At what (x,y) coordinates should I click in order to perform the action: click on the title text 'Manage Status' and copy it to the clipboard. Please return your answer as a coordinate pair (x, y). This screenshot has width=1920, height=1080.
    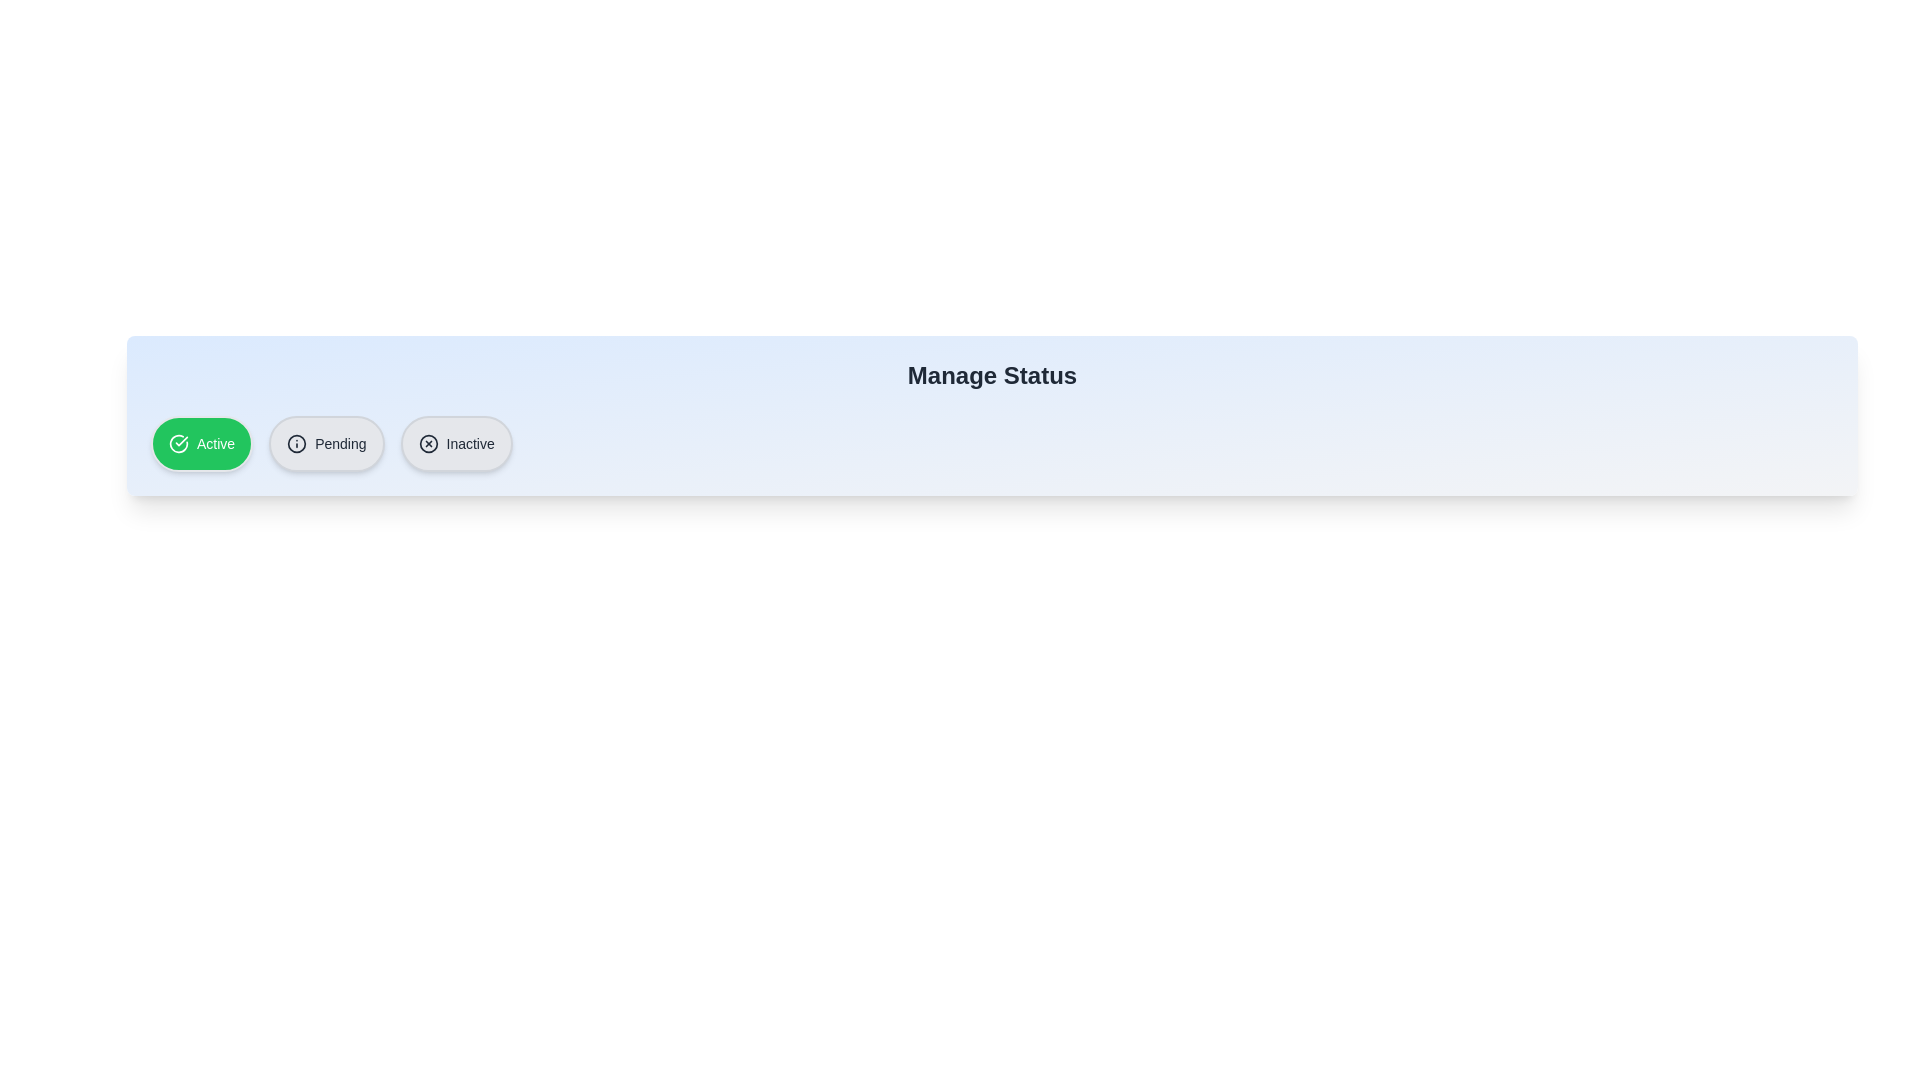
    Looking at the image, I should click on (992, 375).